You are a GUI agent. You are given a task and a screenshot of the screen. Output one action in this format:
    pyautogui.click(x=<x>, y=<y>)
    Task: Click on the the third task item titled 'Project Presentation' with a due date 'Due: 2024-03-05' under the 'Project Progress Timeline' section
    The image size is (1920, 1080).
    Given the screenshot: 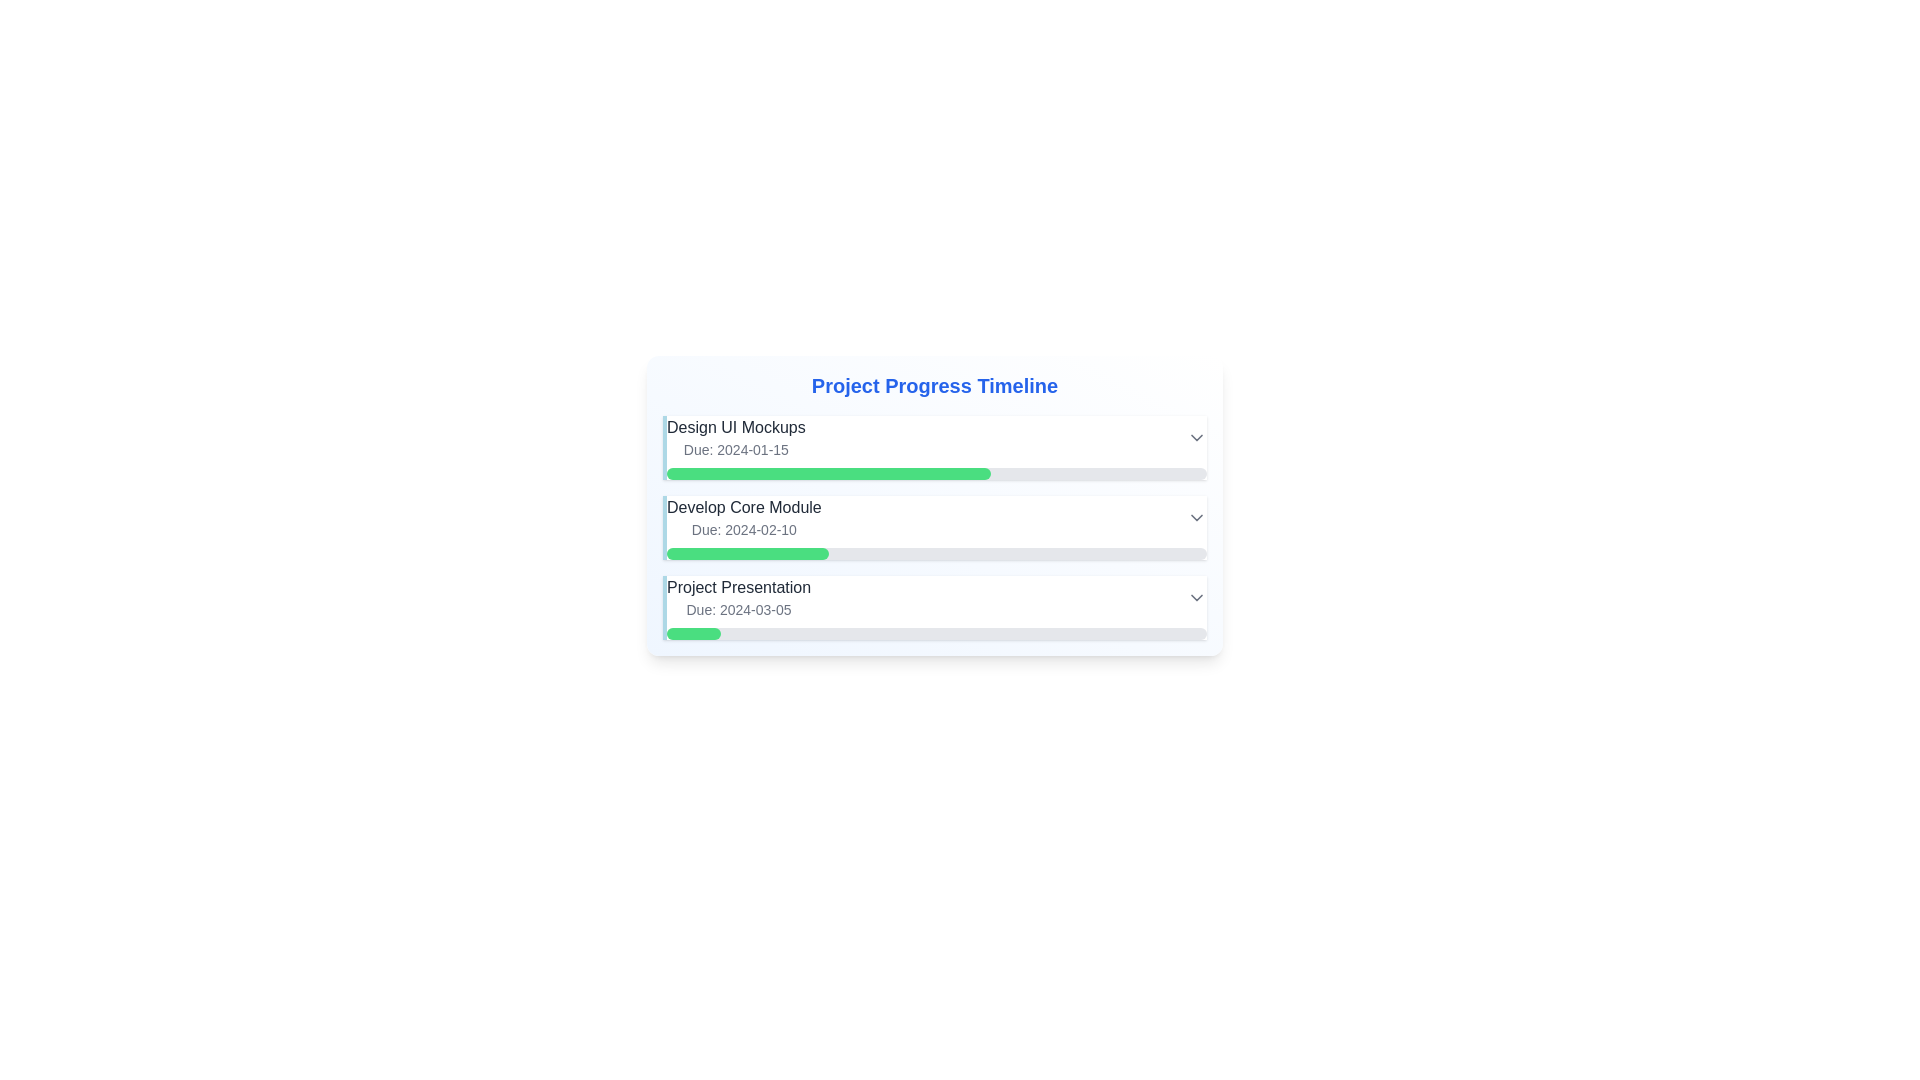 What is the action you would take?
    pyautogui.click(x=935, y=596)
    